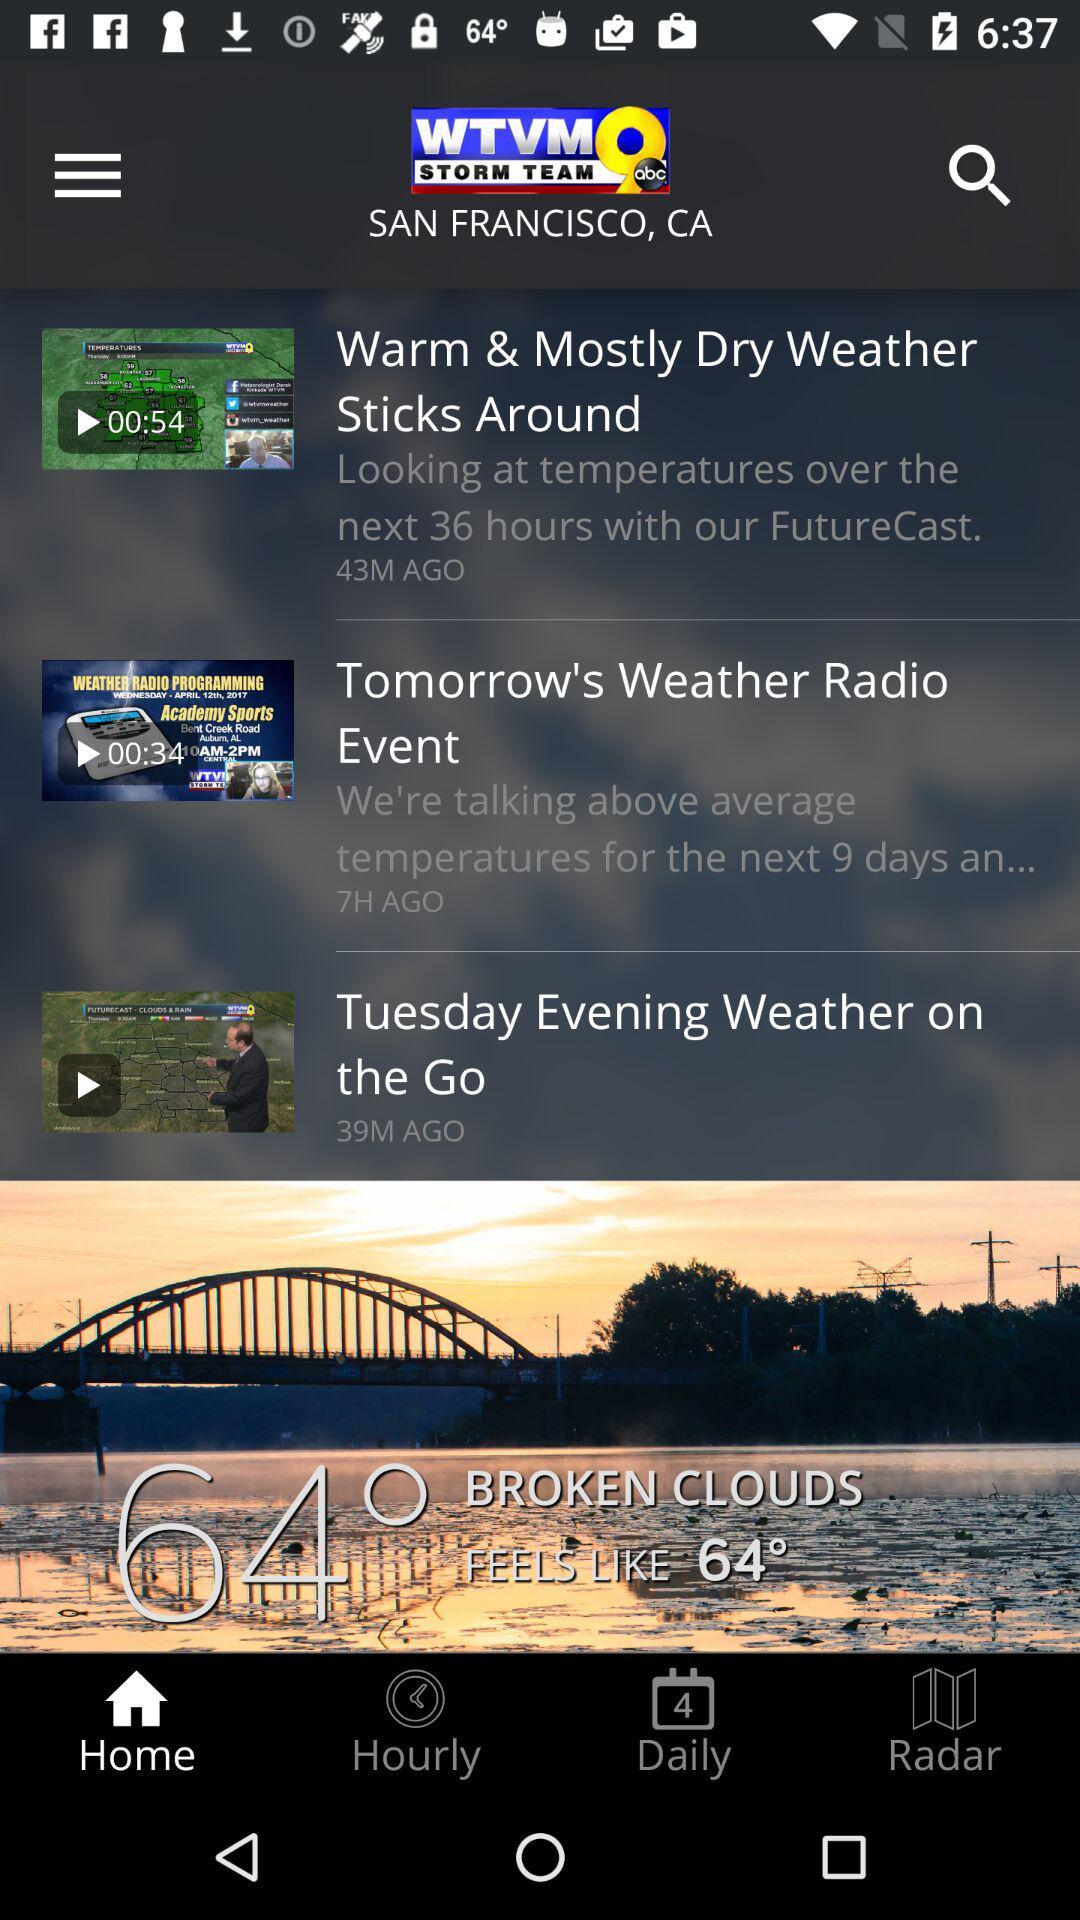  What do you see at coordinates (682, 1722) in the screenshot?
I see `icon next to radar radio button` at bounding box center [682, 1722].